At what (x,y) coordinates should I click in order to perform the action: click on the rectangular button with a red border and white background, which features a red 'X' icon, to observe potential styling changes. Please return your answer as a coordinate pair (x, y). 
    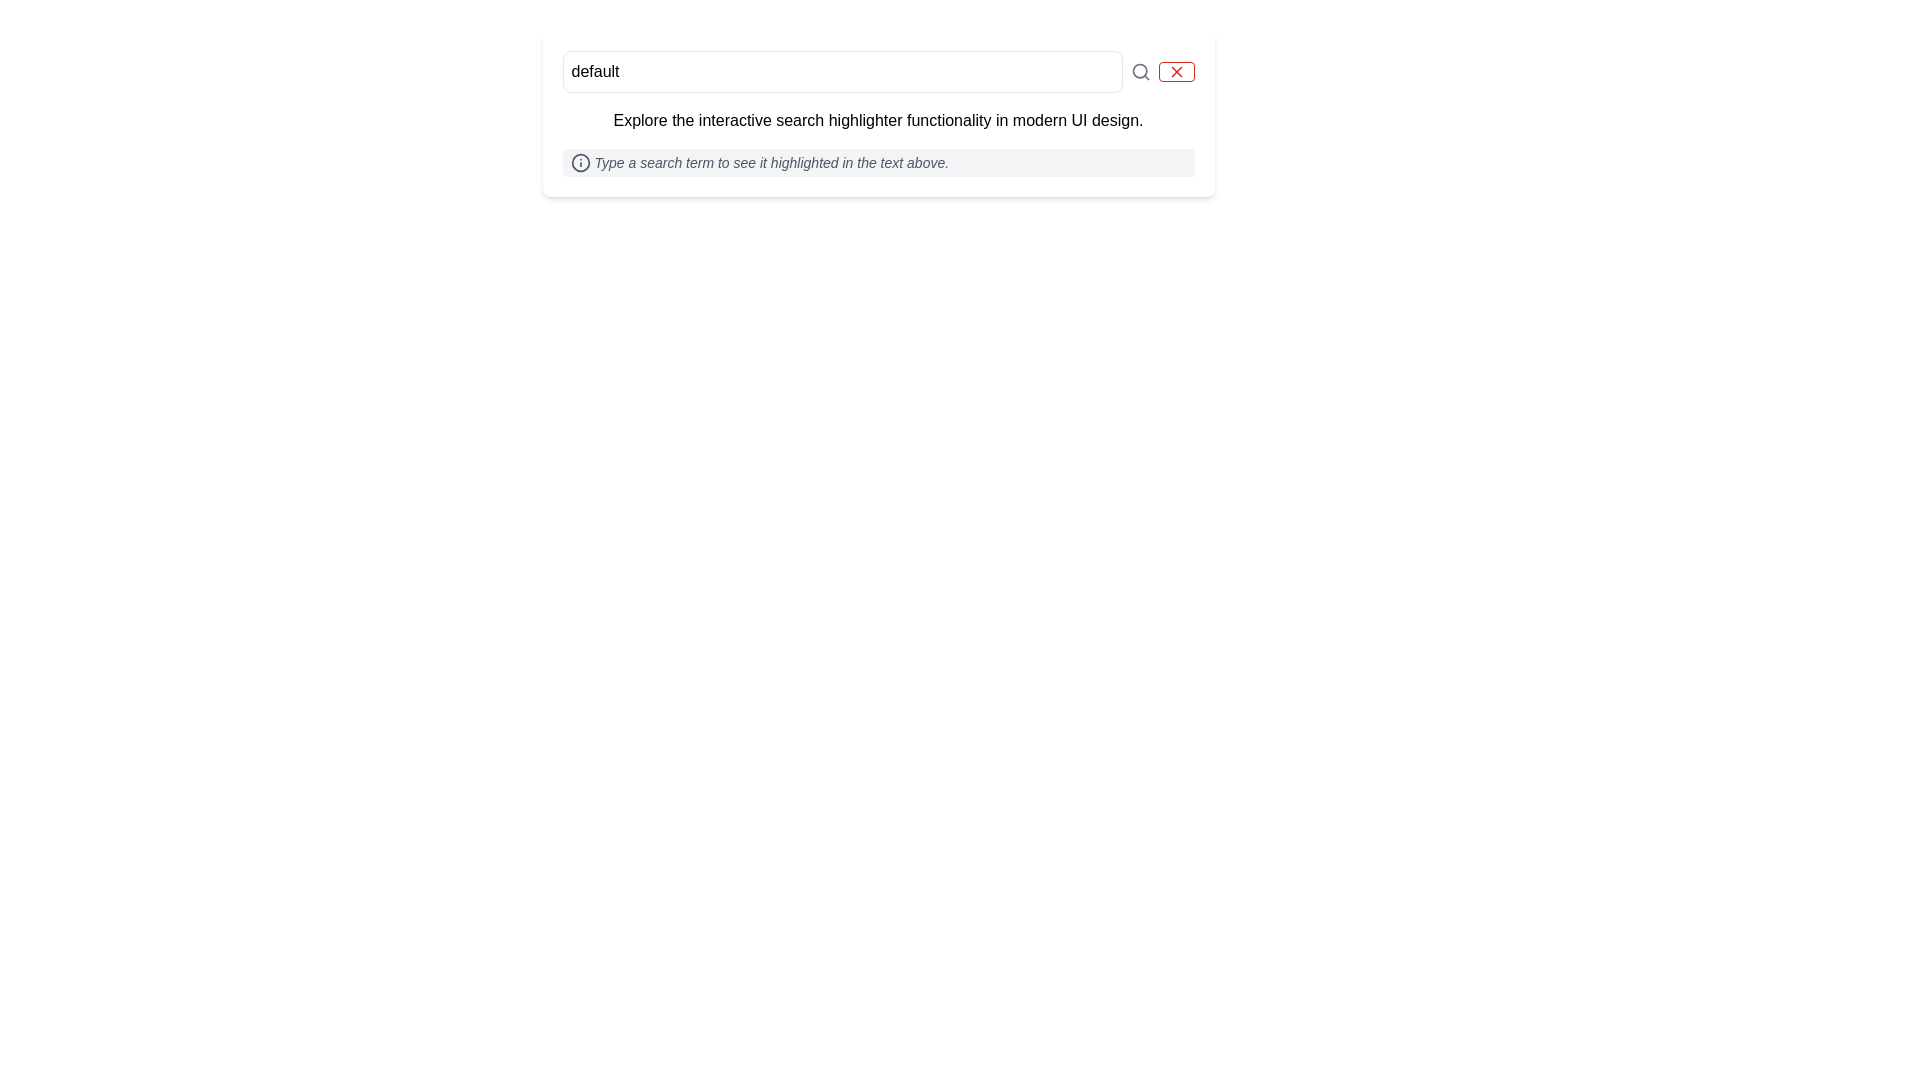
    Looking at the image, I should click on (1176, 71).